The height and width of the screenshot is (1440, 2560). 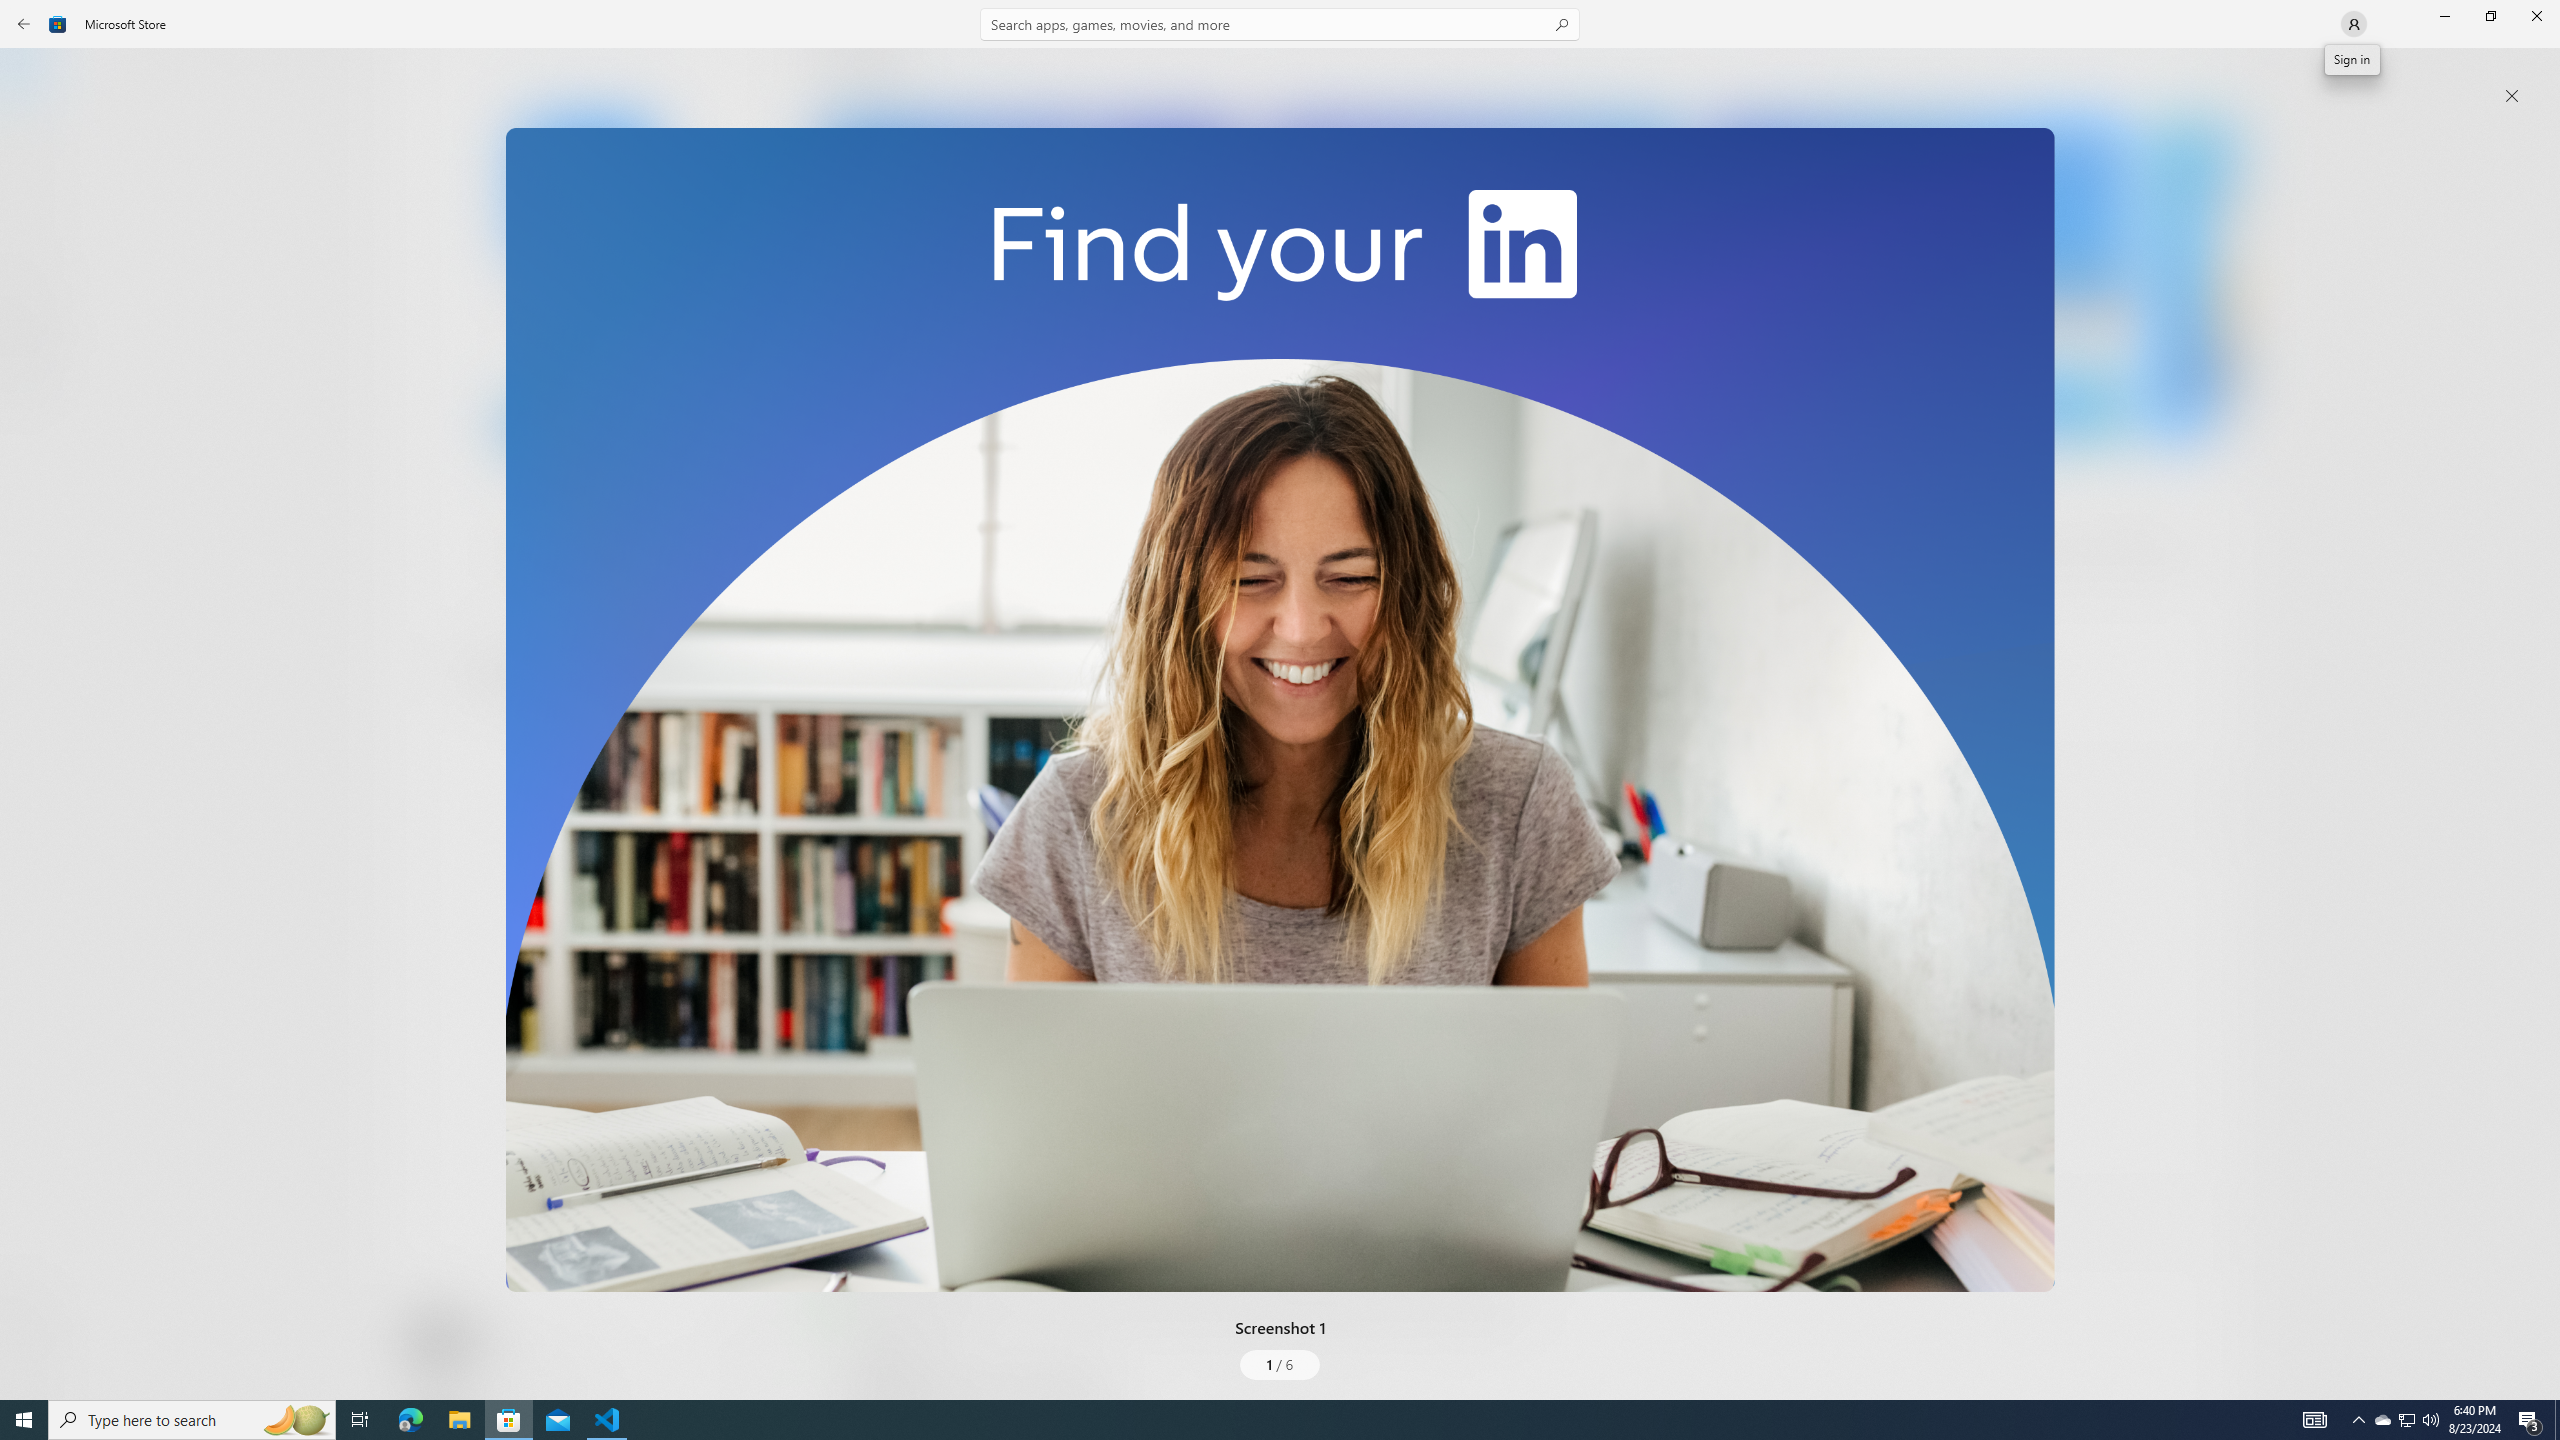 What do you see at coordinates (2535, 15) in the screenshot?
I see `'Close Microsoft Store'` at bounding box center [2535, 15].